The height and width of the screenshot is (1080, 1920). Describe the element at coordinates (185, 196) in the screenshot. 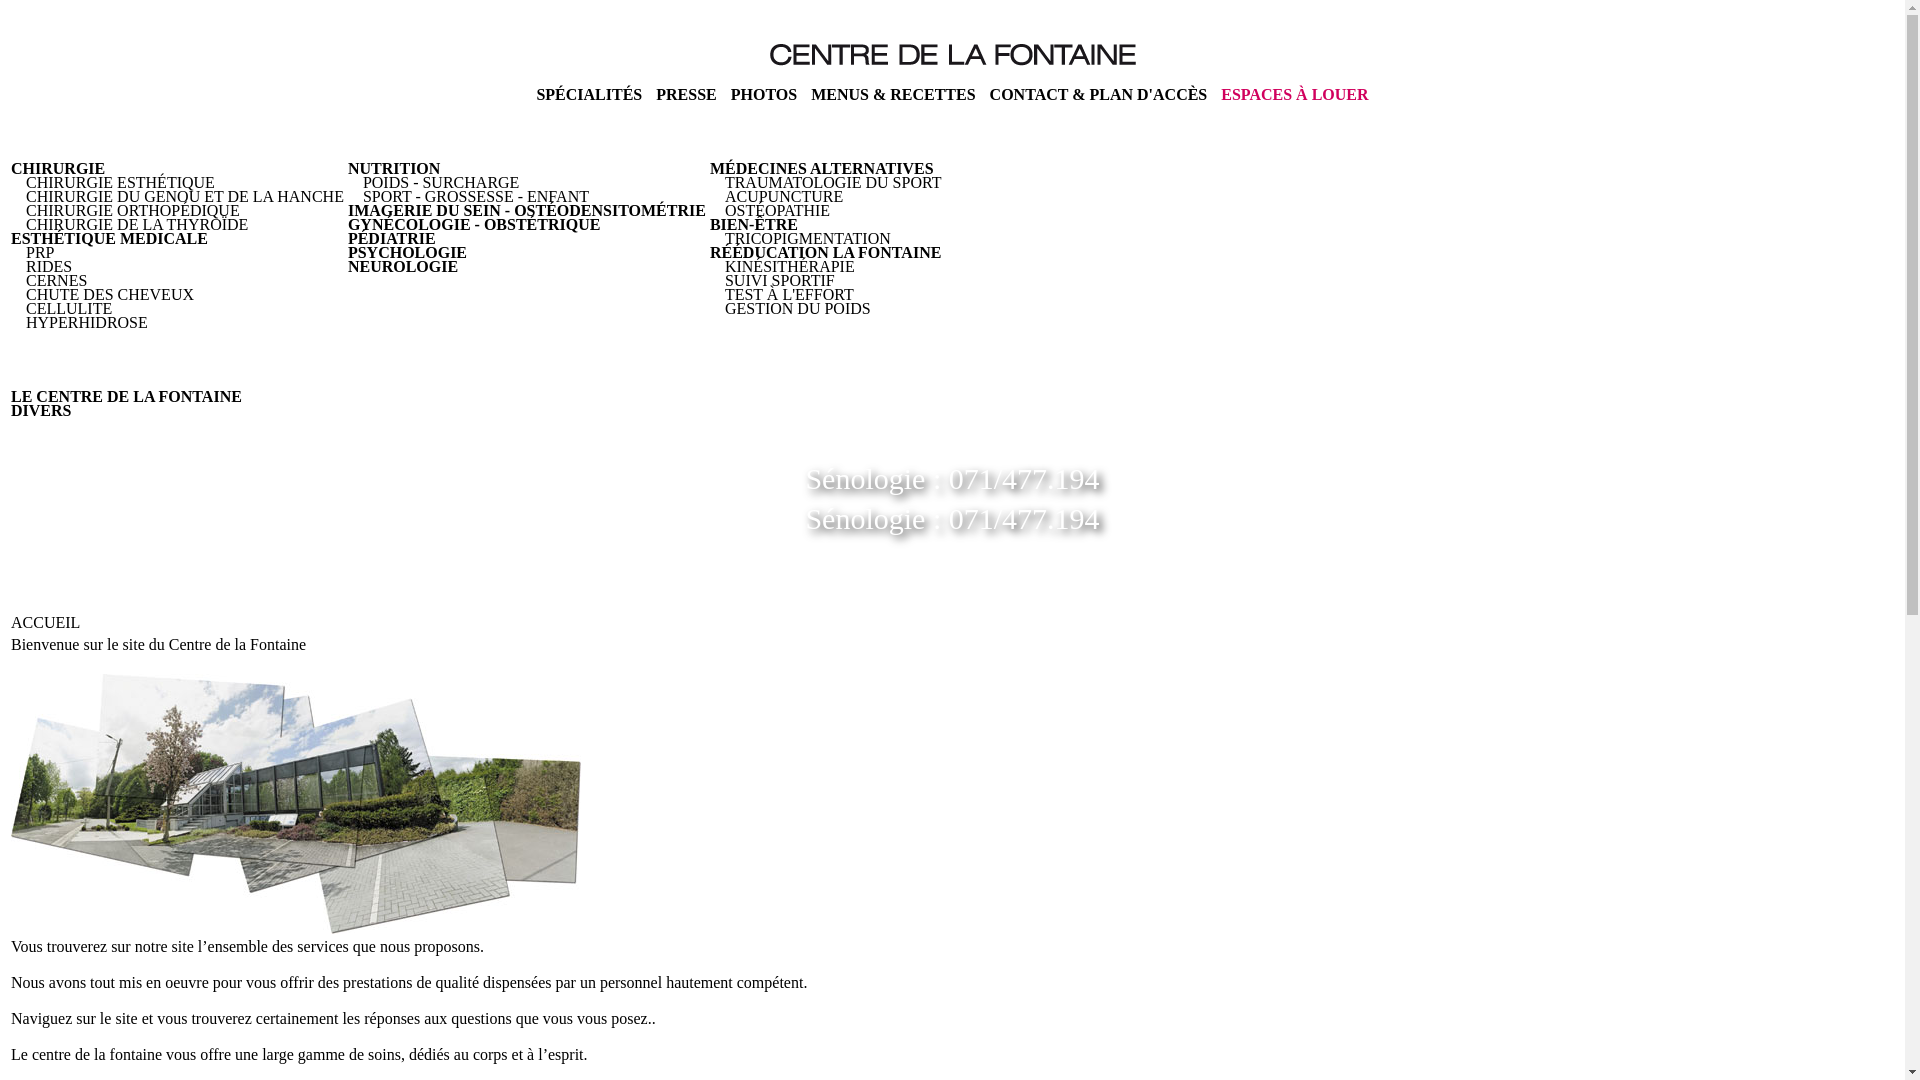

I see `'CHIRURGIE DU GENOU ET DE LA HANCHE'` at that location.